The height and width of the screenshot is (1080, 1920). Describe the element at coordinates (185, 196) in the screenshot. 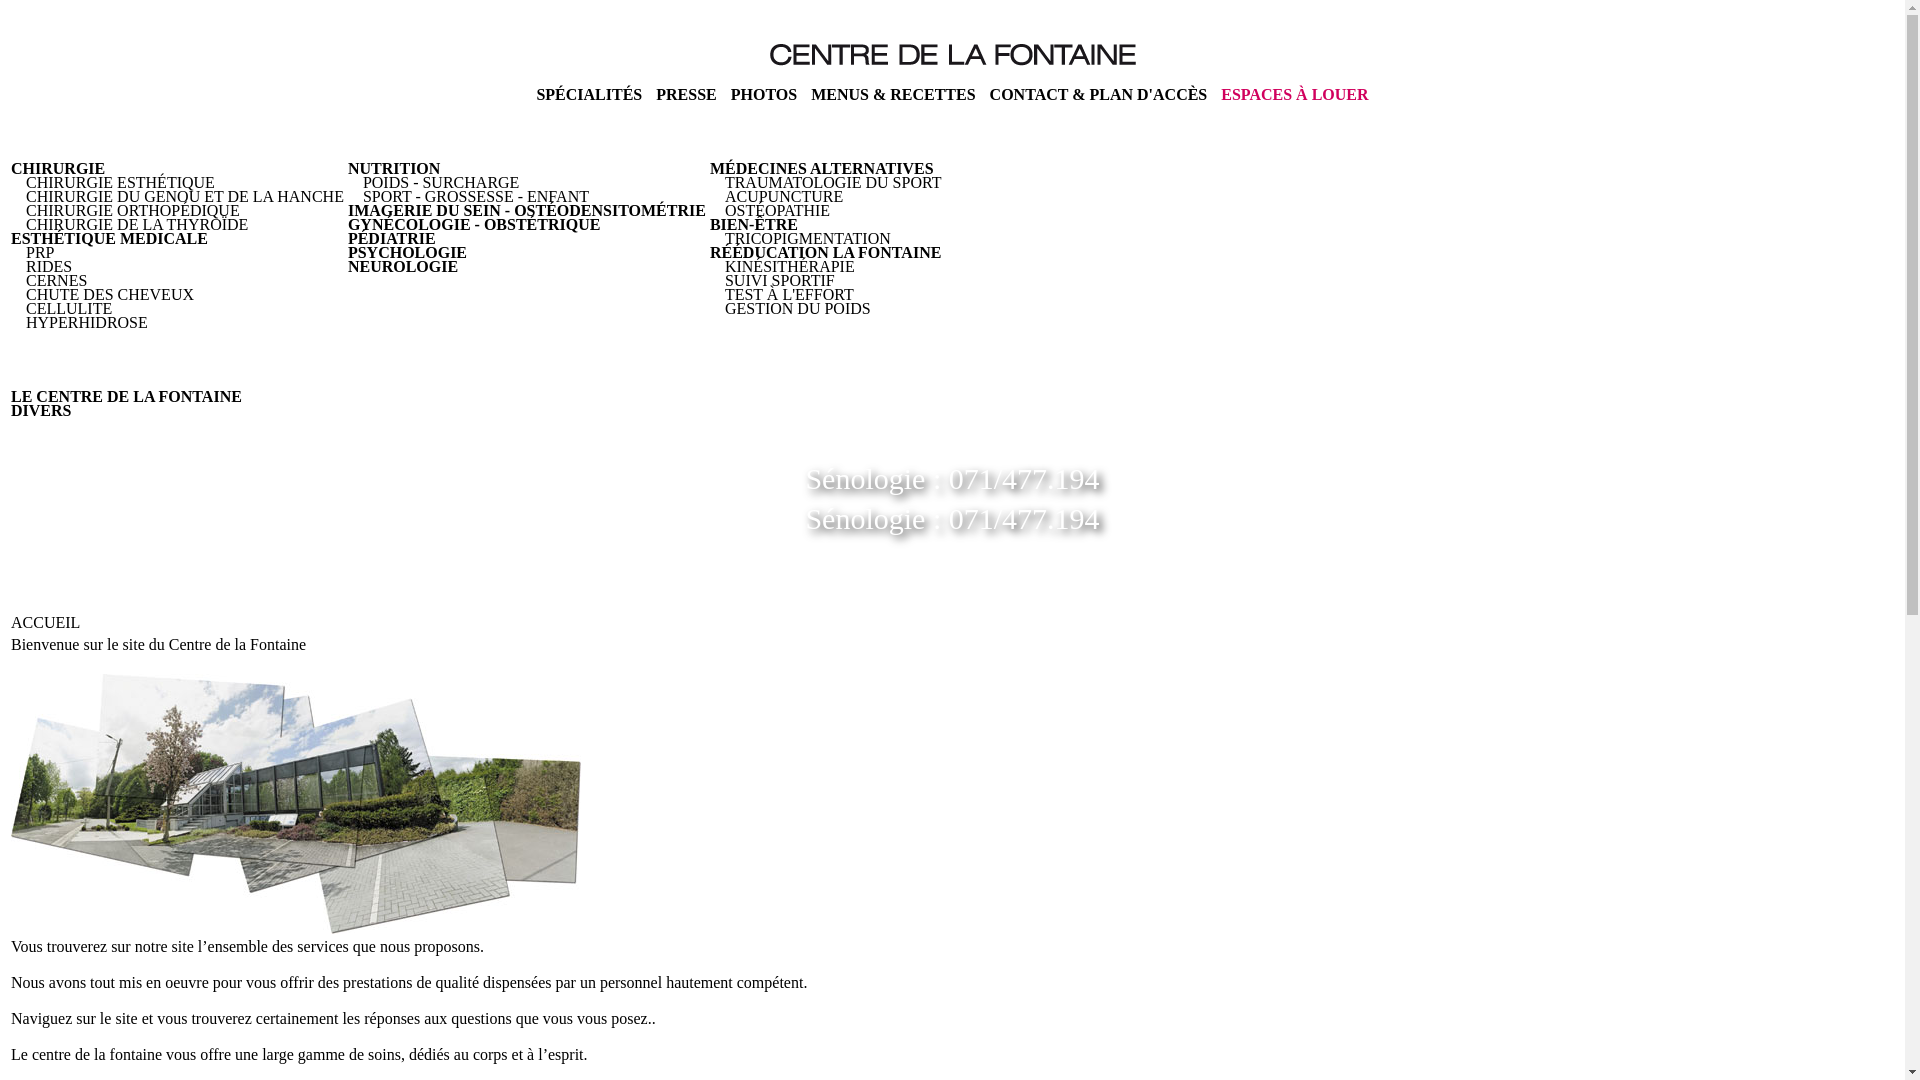

I see `'CHIRURGIE DU GENOU ET DE LA HANCHE'` at that location.